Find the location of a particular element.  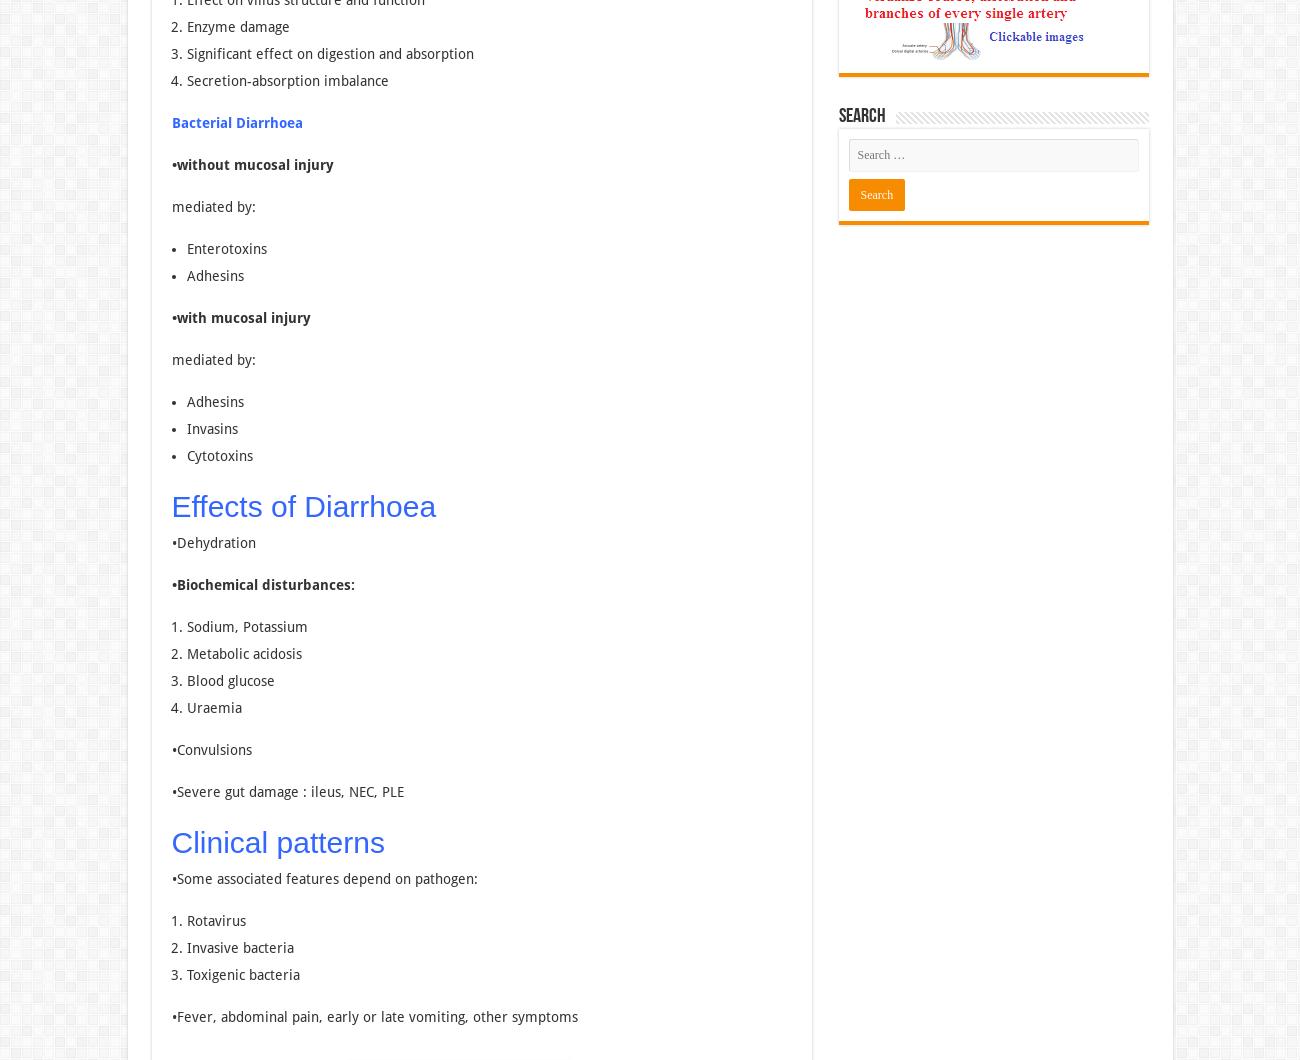

'Rotavirus' is located at coordinates (215, 921).